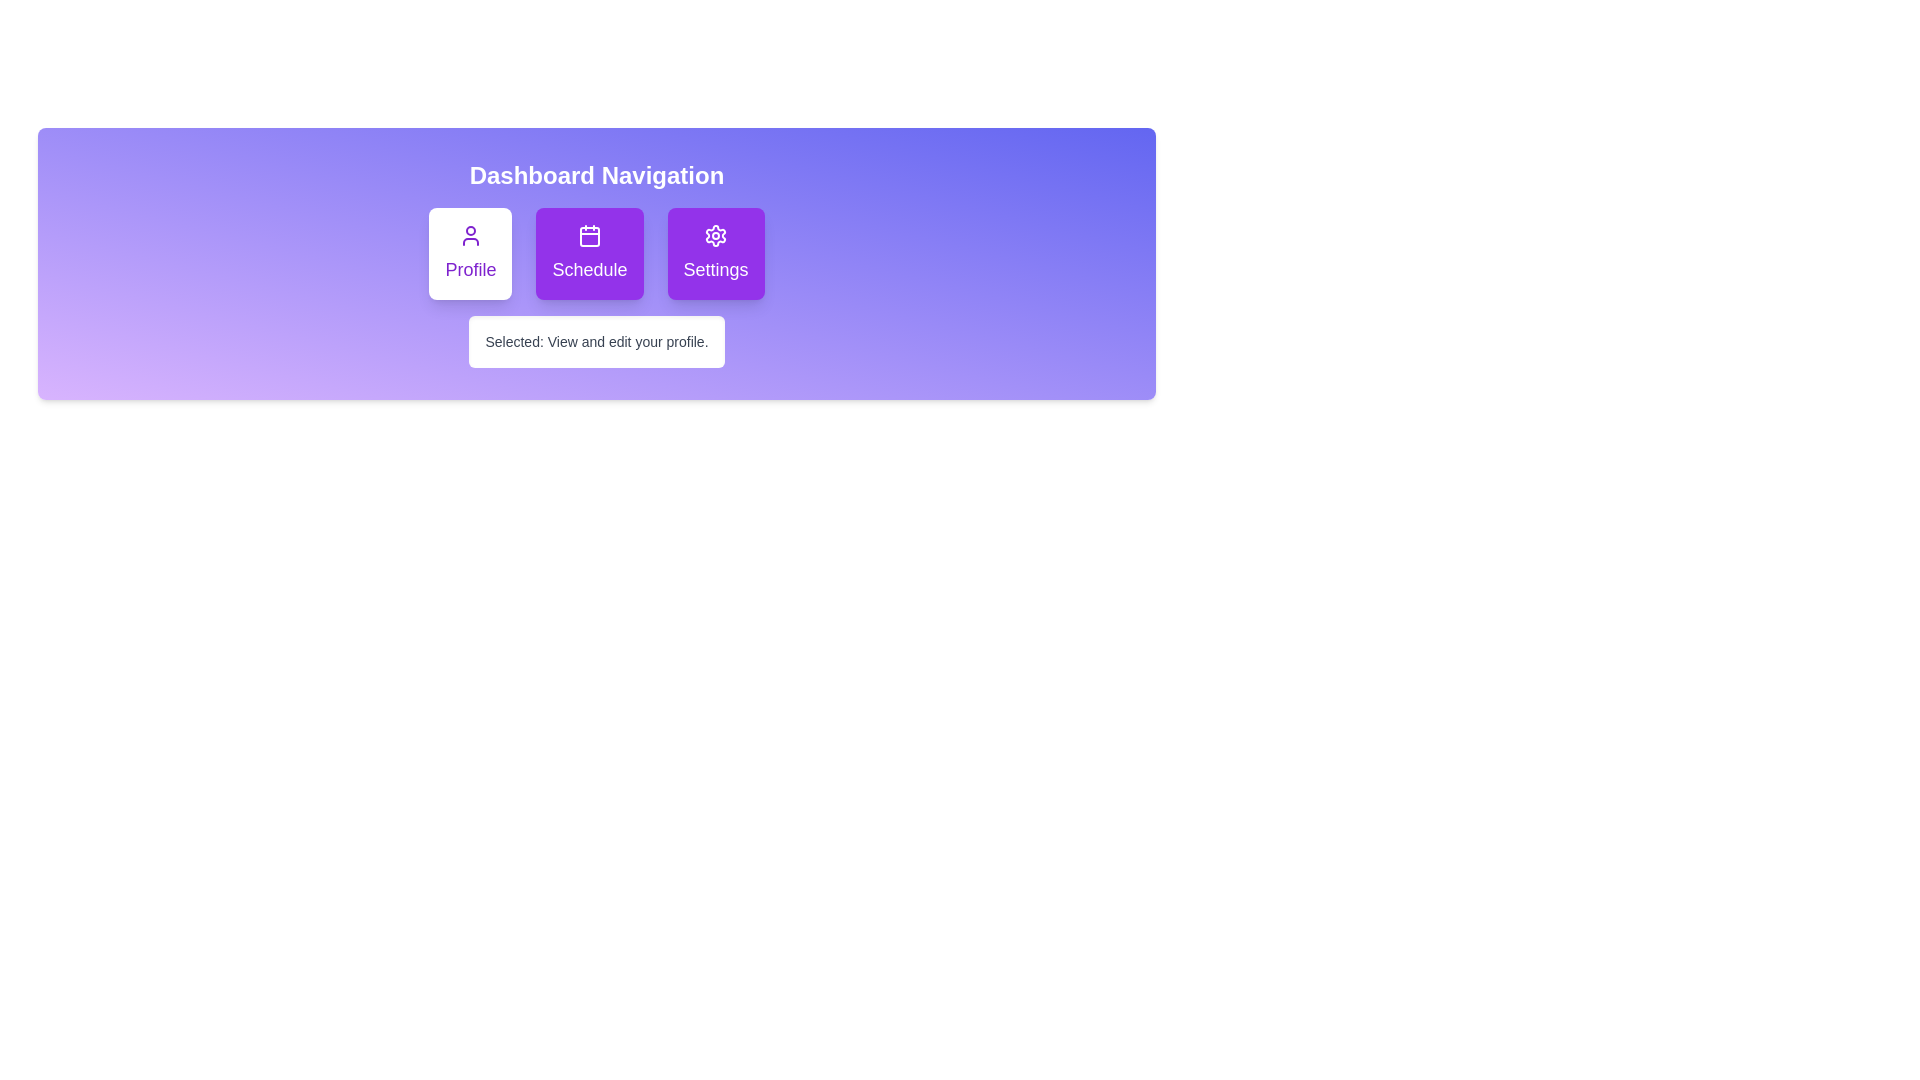  What do you see at coordinates (469, 270) in the screenshot?
I see `text label that indicates the purpose of the card linking to the user's profile section, located in the top left corner of the dashboard navigation bar` at bounding box center [469, 270].